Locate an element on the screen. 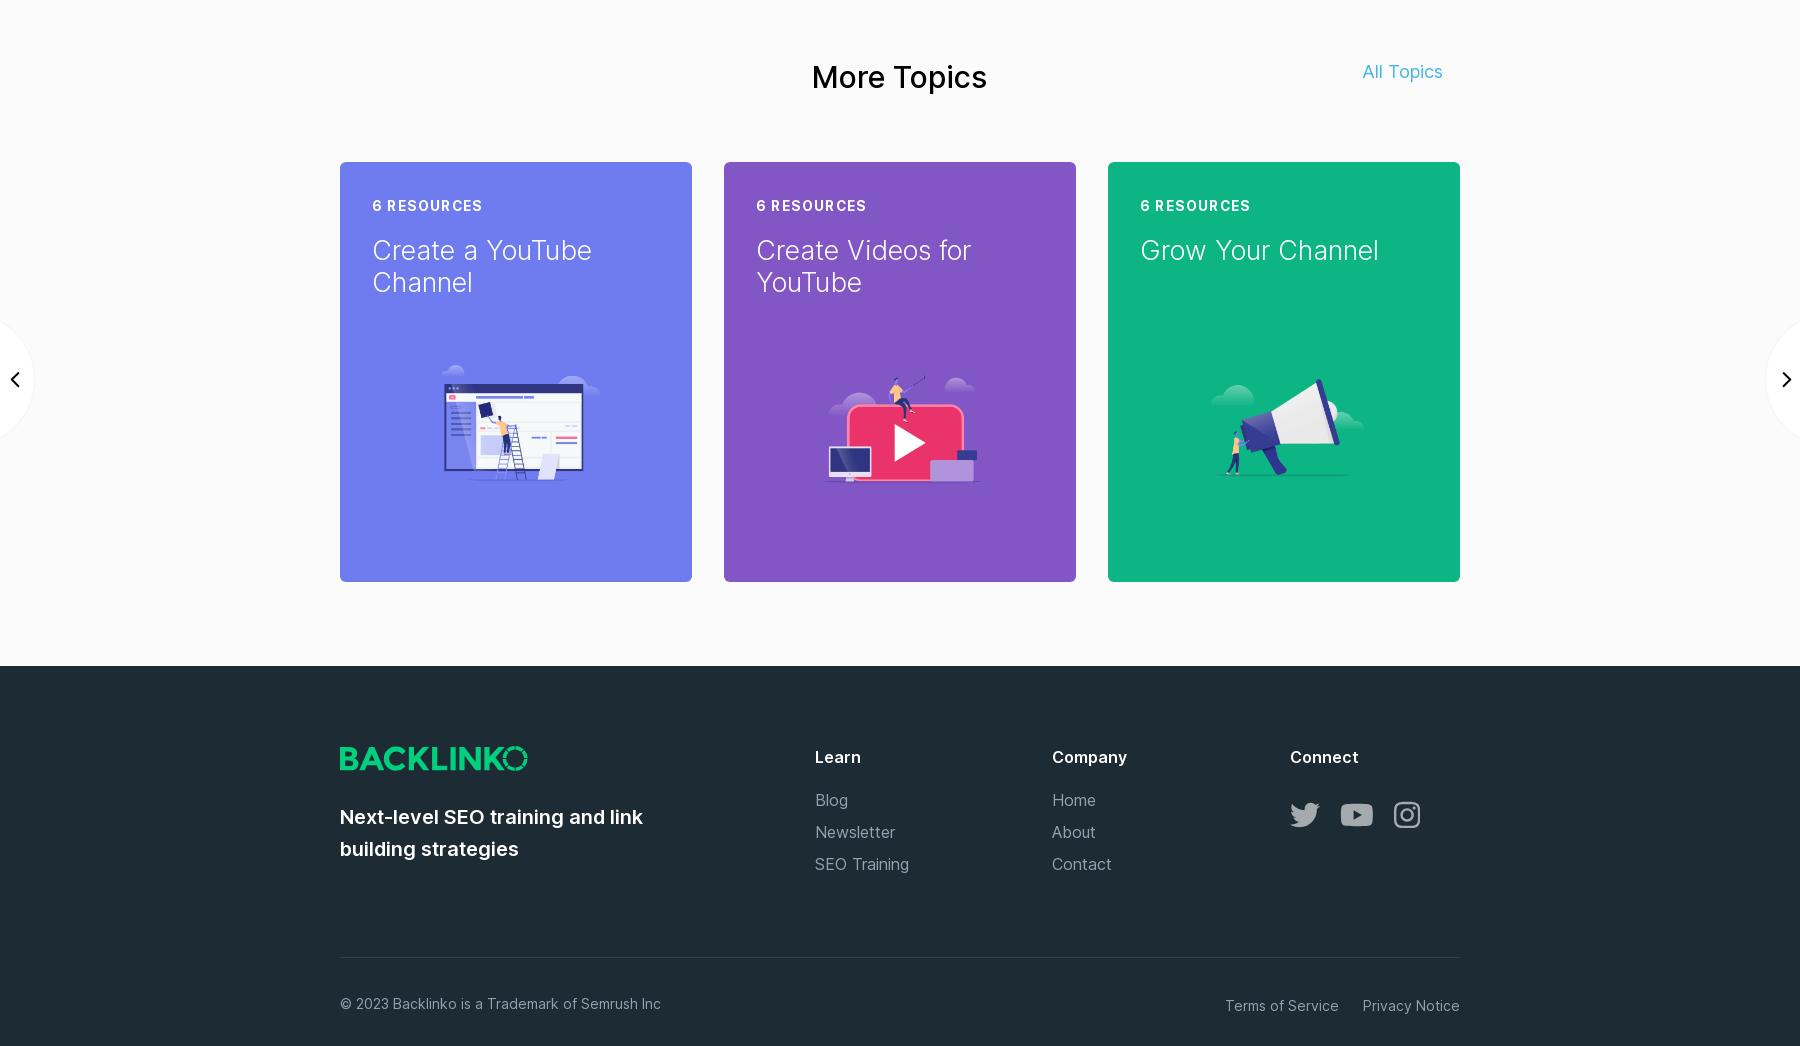 This screenshot has height=1046, width=1800. 'More Topics' is located at coordinates (899, 76).